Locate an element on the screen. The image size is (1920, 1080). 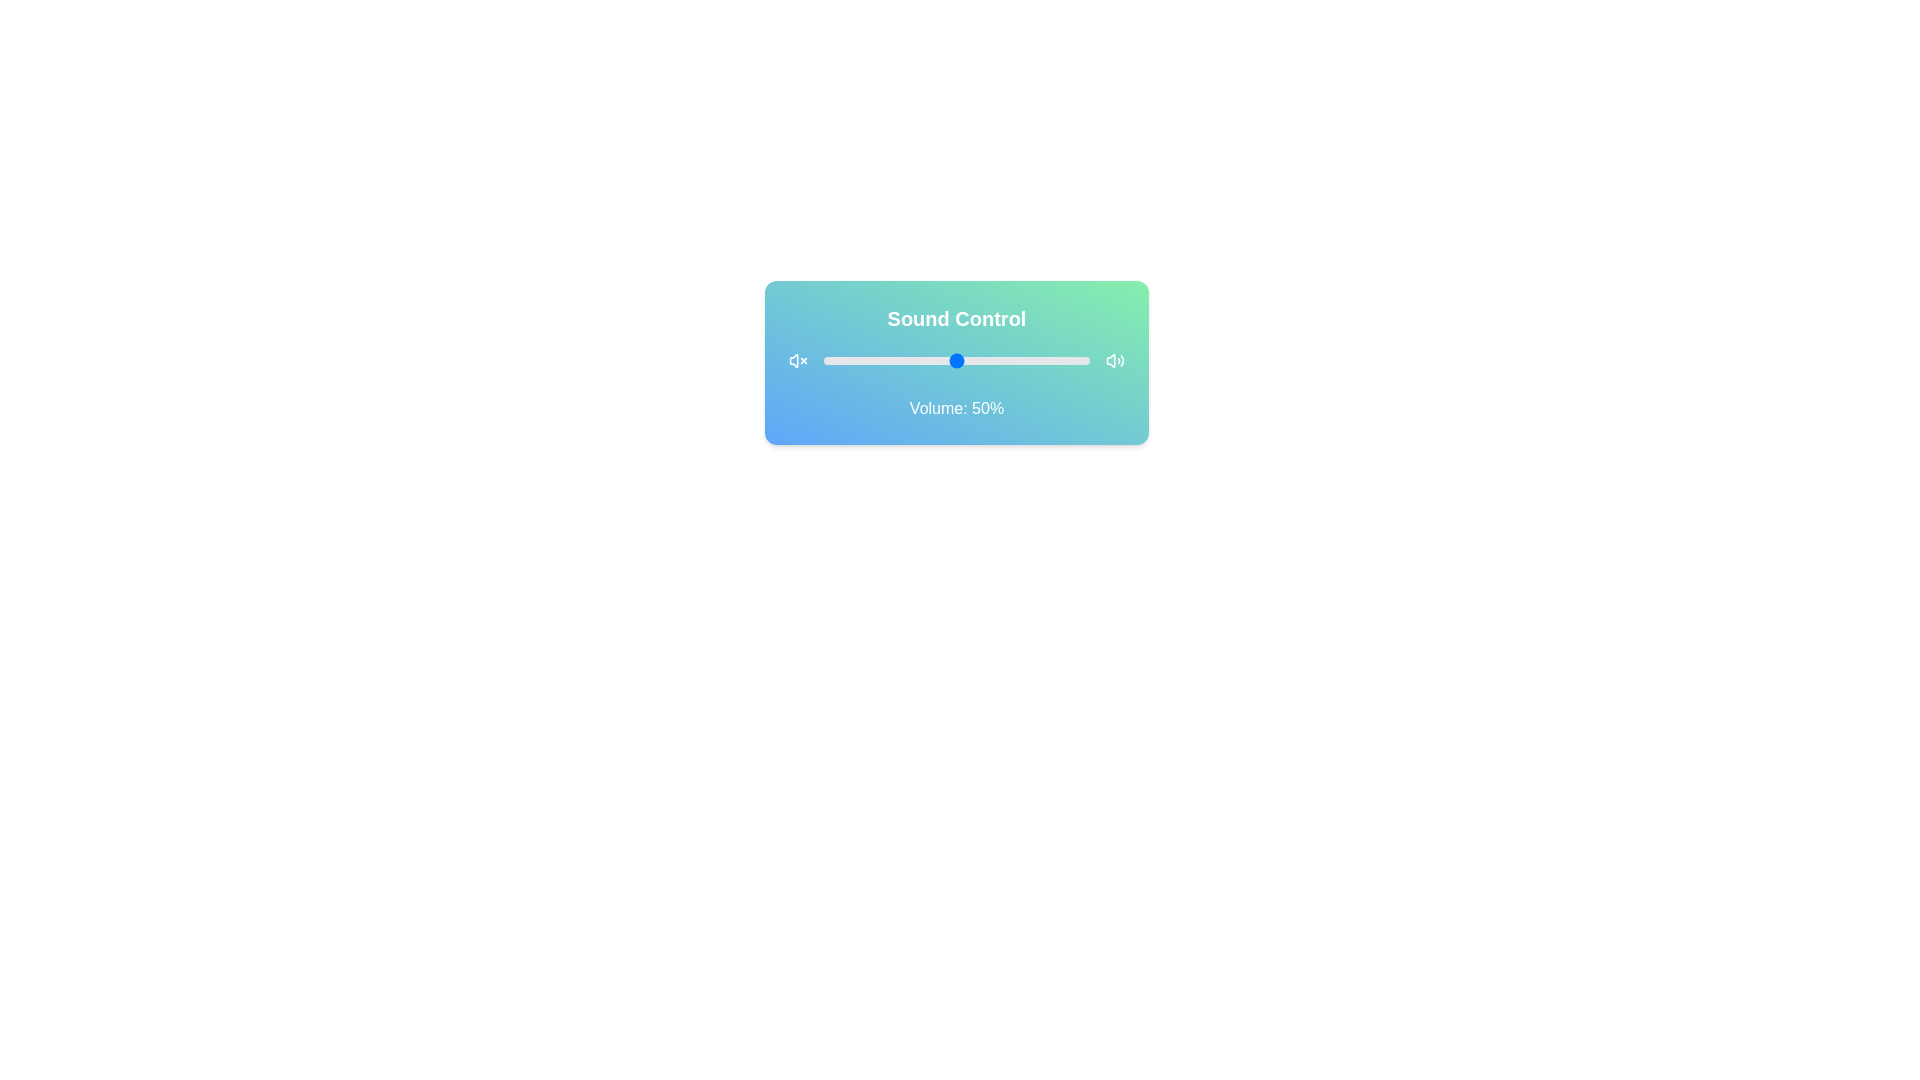
the volume control slider located below the 'Sound Control' header and above the 'Volume: 50%' label by is located at coordinates (955, 361).